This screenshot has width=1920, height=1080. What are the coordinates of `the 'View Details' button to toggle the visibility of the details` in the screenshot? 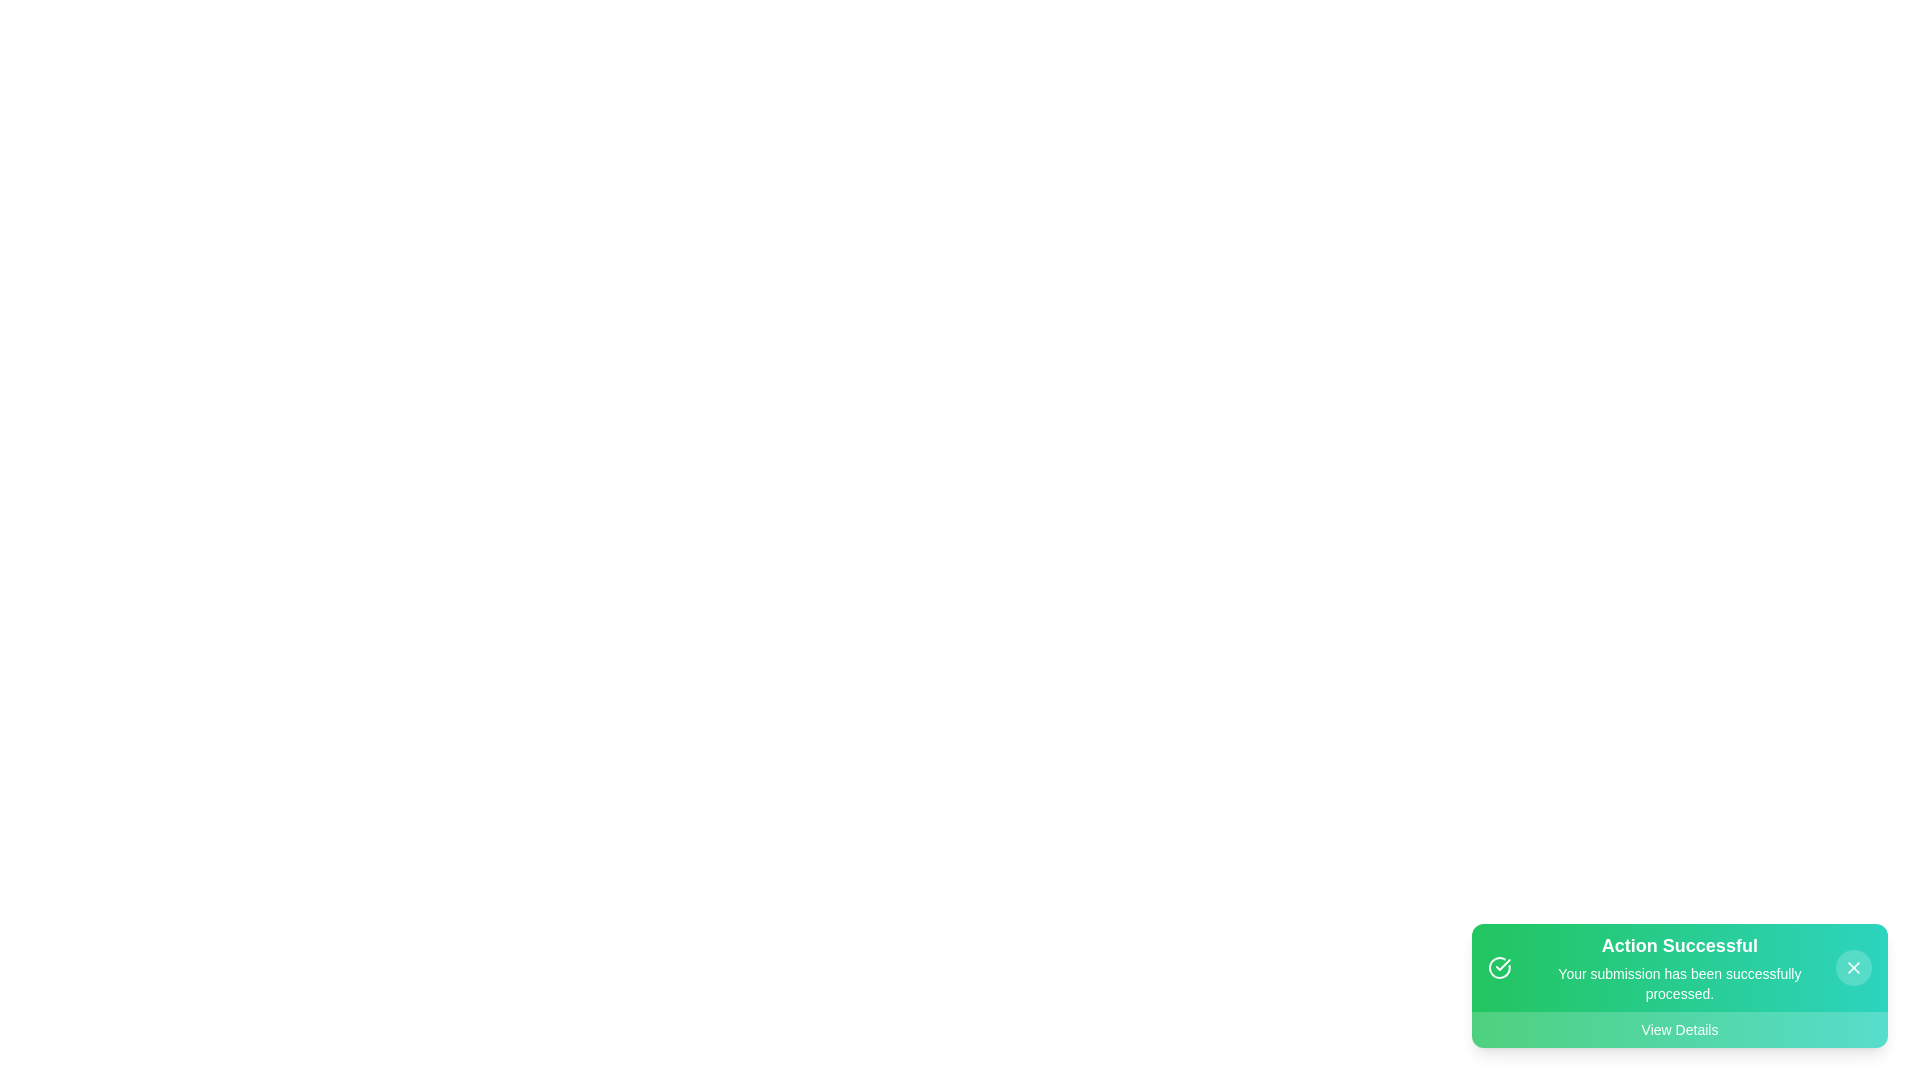 It's located at (1680, 1029).